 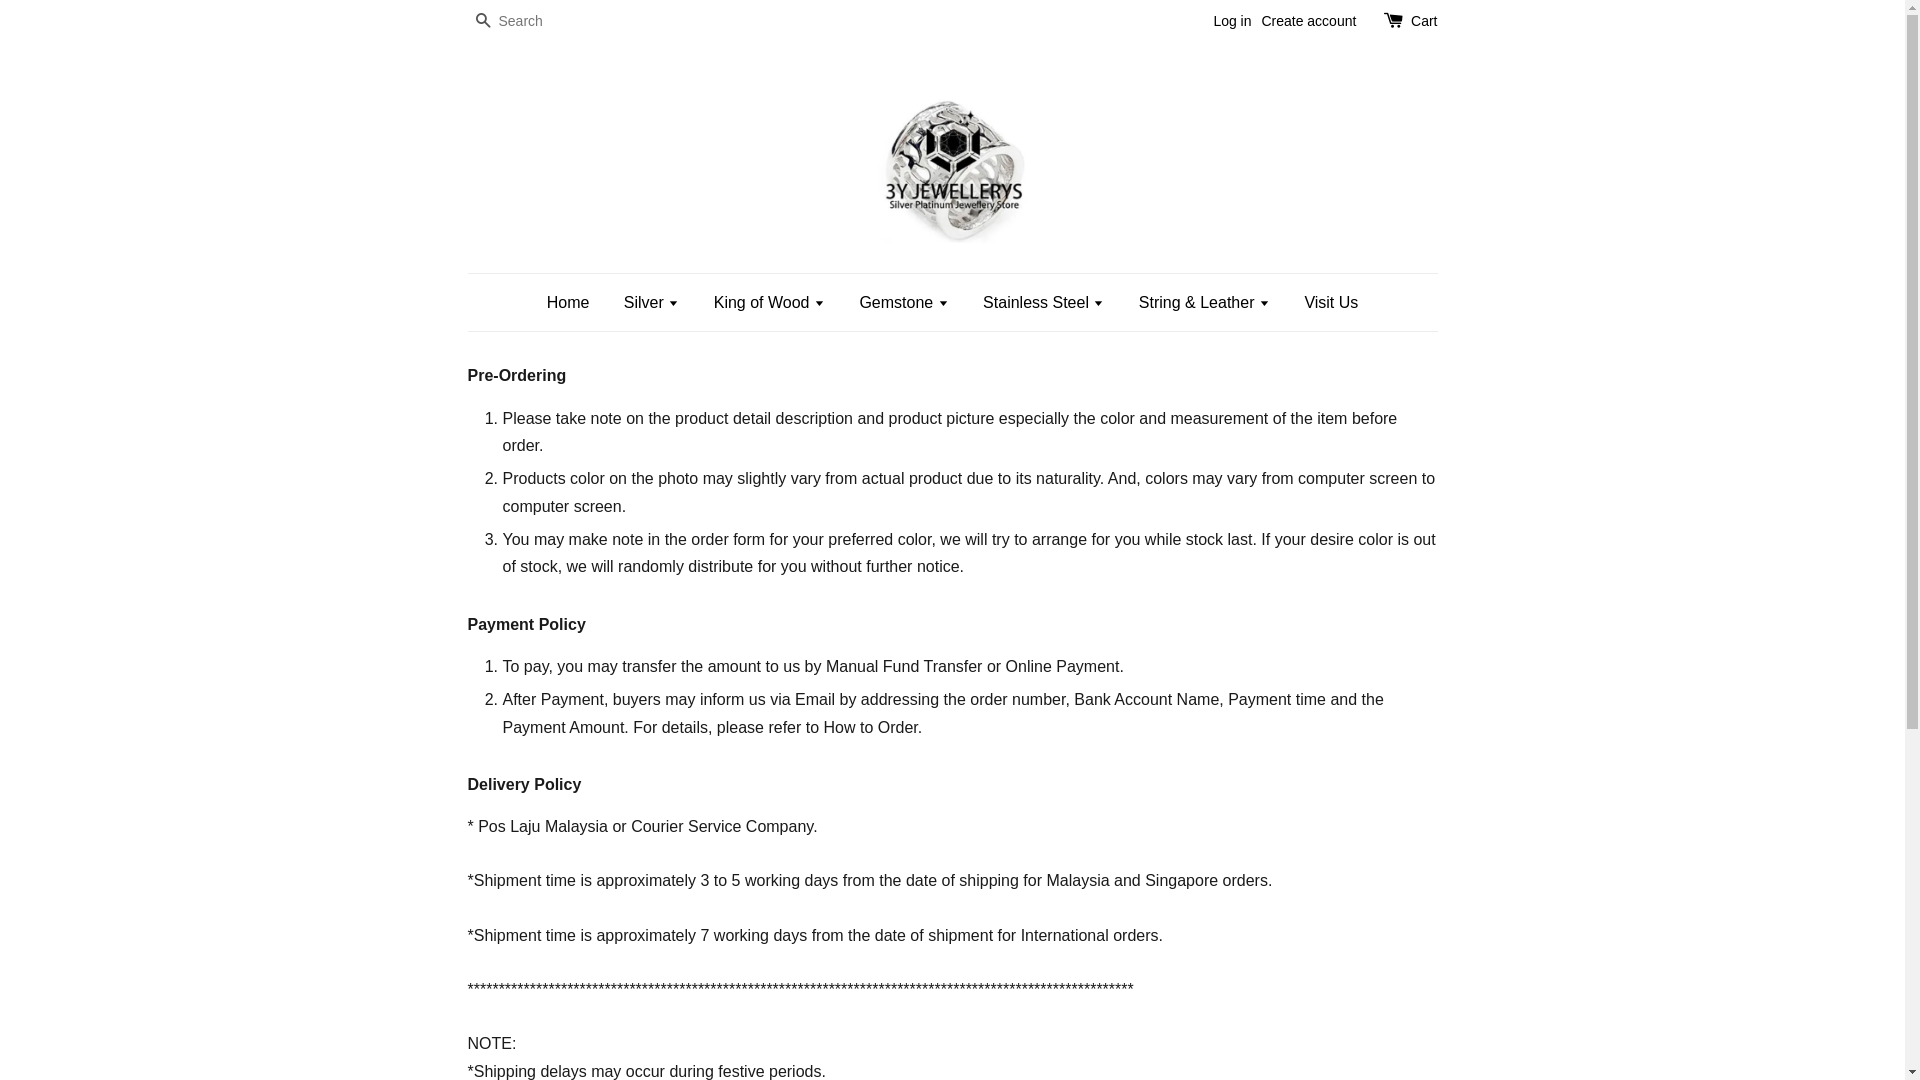 What do you see at coordinates (1423, 22) in the screenshot?
I see `'Cart'` at bounding box center [1423, 22].